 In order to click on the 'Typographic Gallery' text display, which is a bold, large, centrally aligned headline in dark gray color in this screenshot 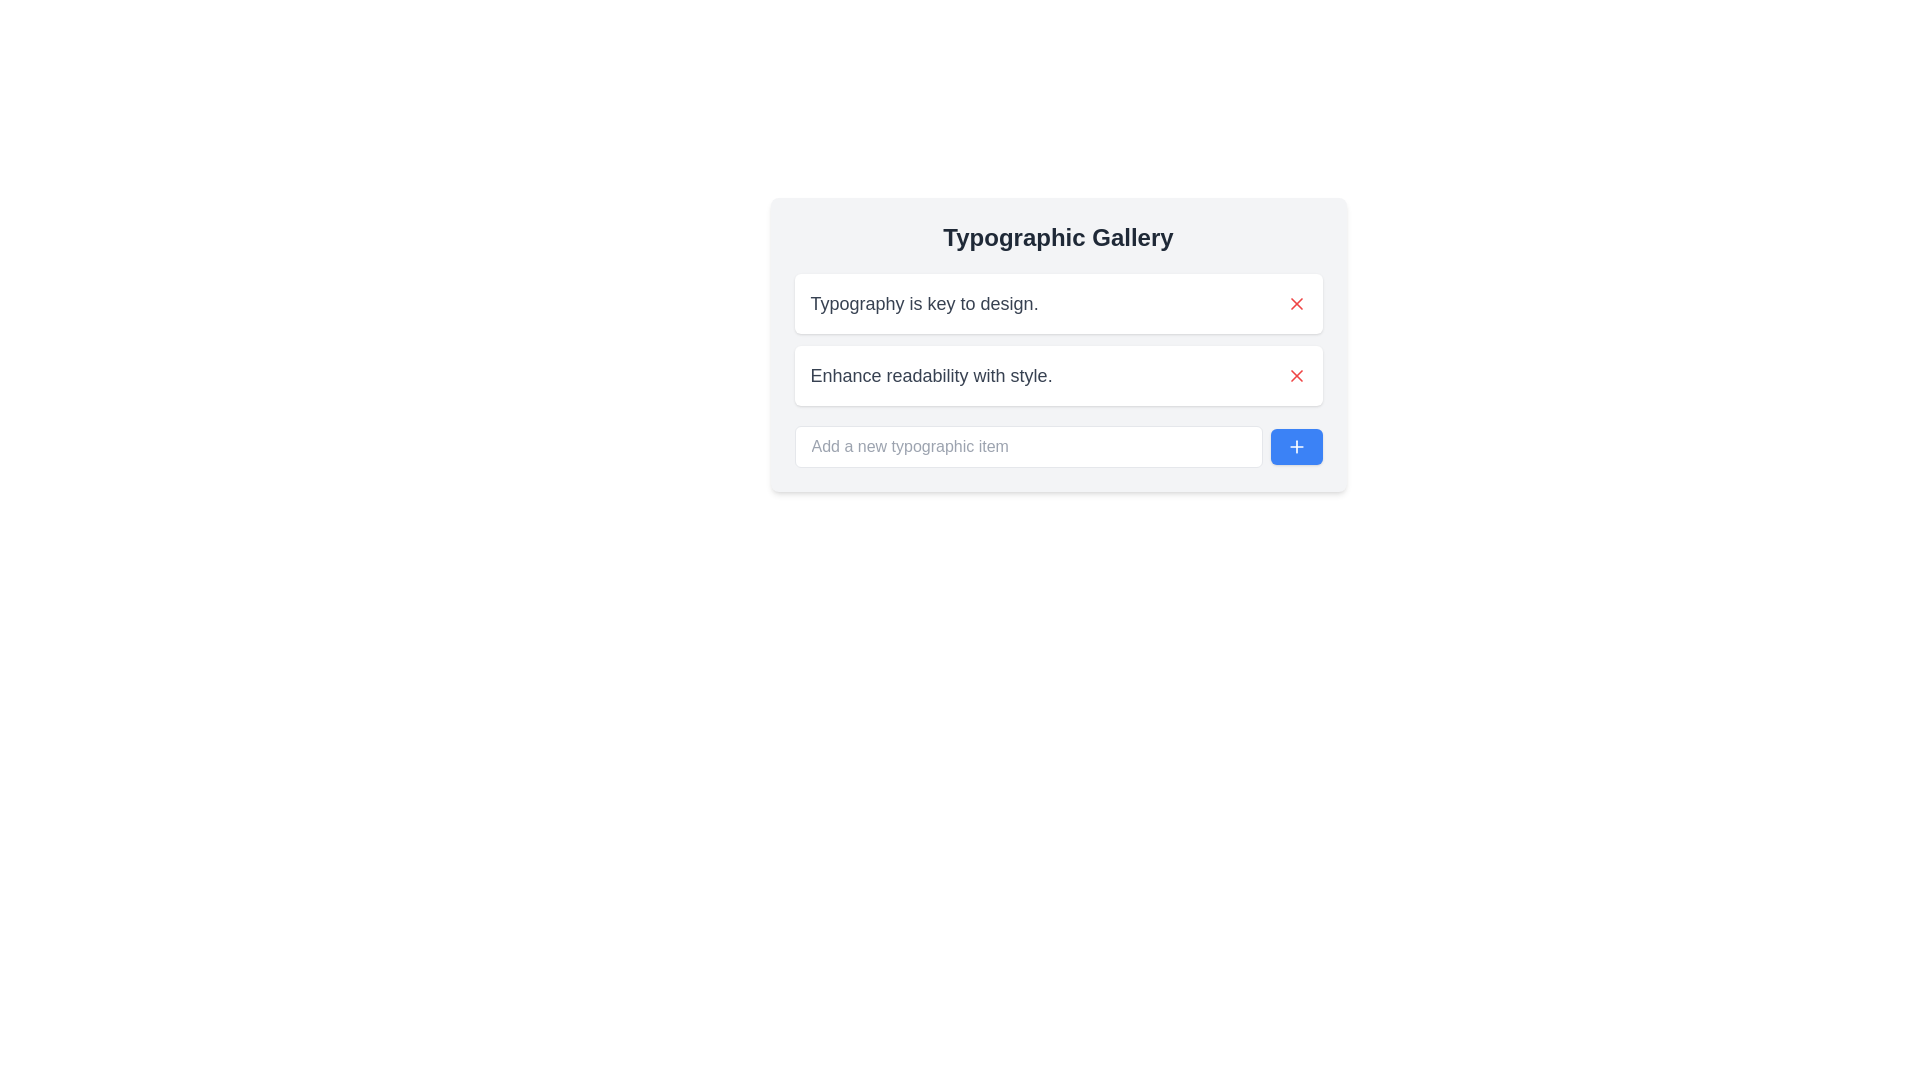, I will do `click(1057, 237)`.